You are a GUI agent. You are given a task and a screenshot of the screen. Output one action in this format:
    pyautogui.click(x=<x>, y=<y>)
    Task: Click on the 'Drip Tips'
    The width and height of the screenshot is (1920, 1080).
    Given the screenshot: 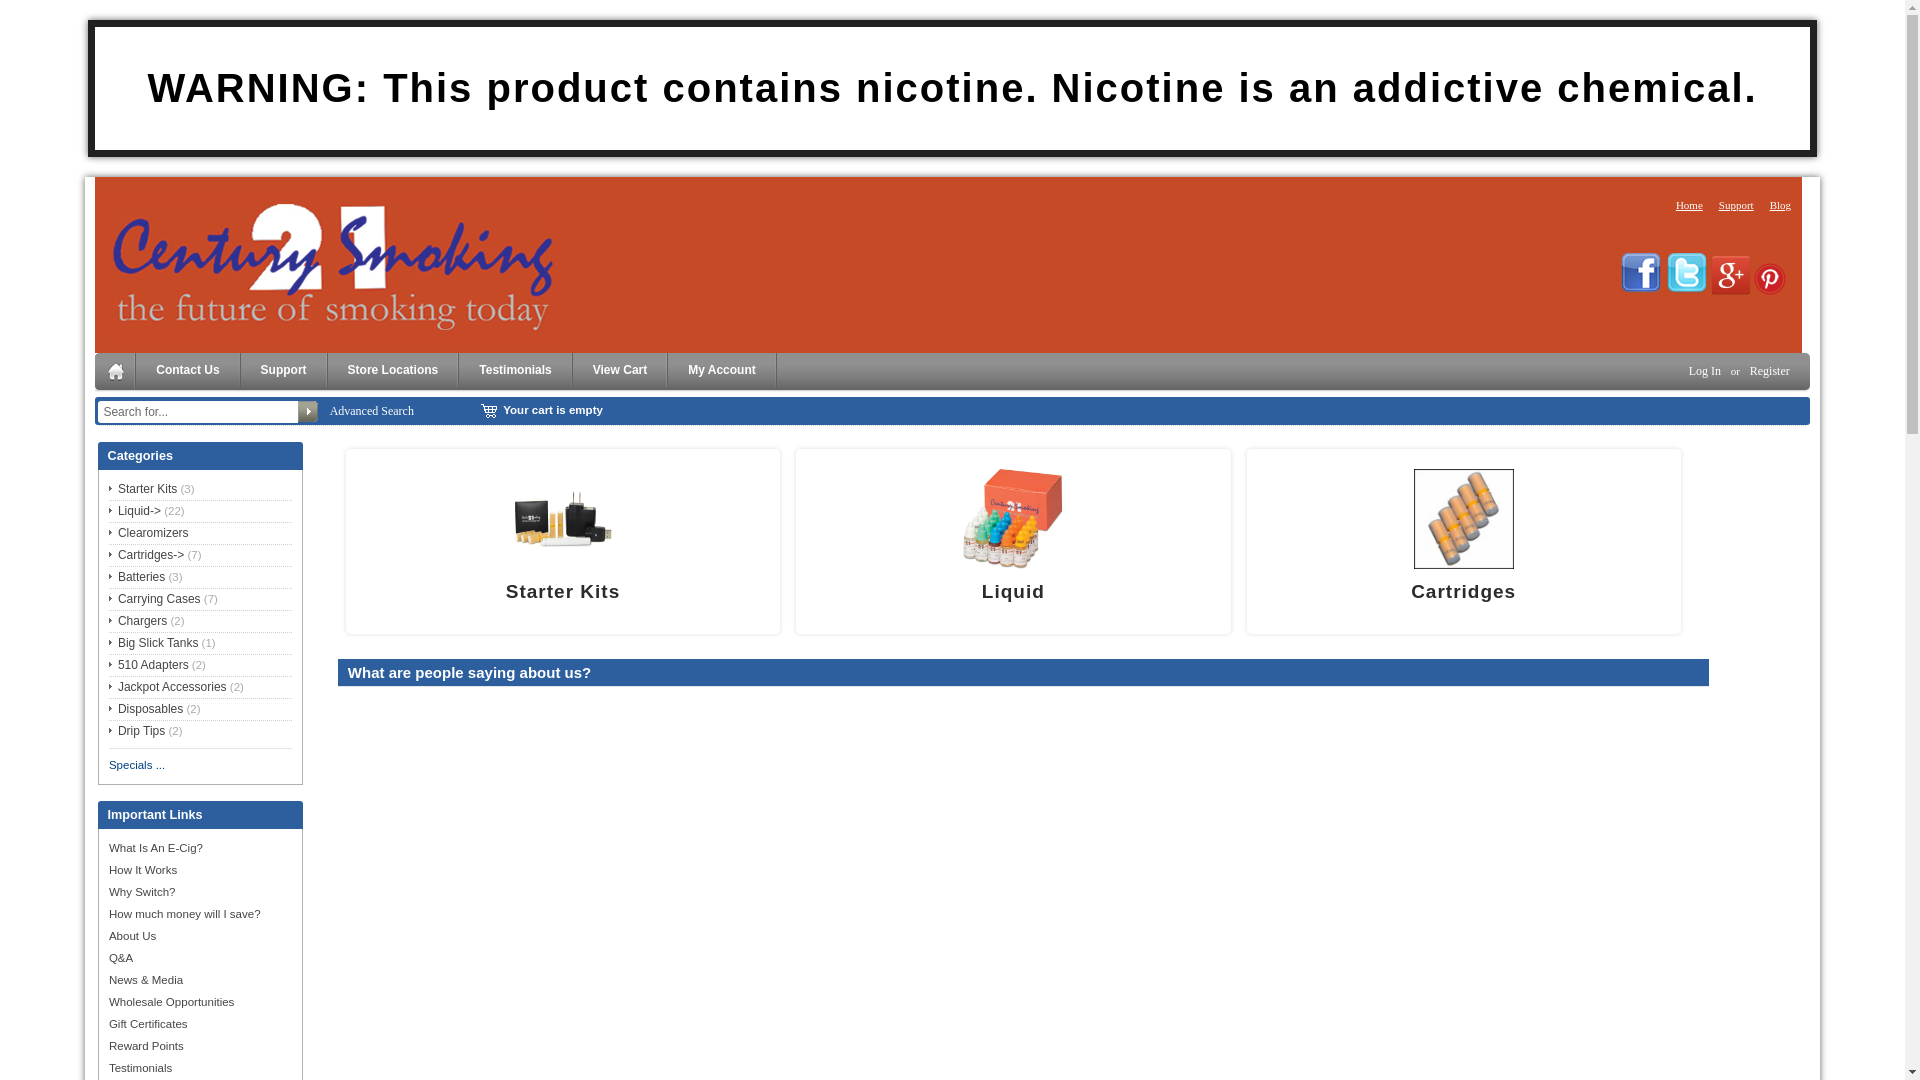 What is the action you would take?
    pyautogui.click(x=136, y=731)
    